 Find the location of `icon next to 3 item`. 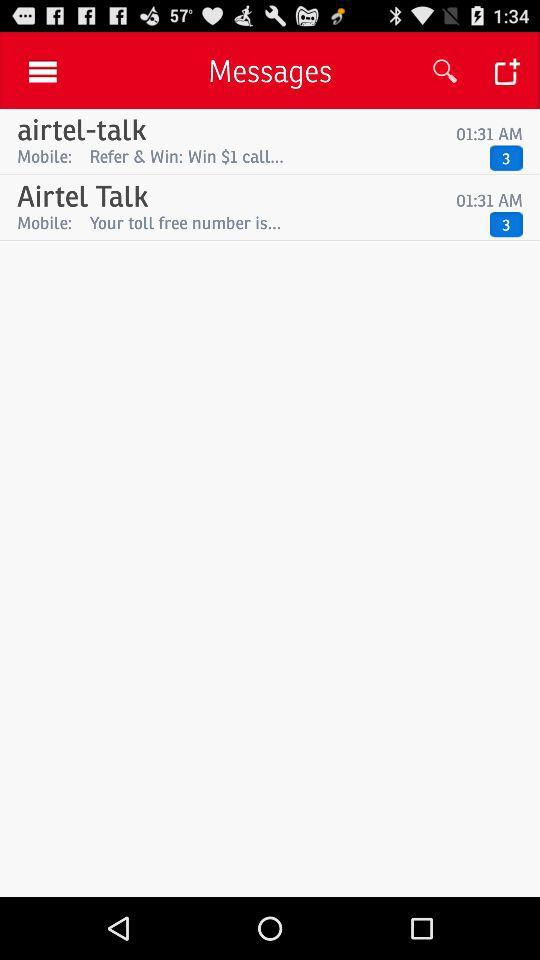

icon next to 3 item is located at coordinates (284, 155).